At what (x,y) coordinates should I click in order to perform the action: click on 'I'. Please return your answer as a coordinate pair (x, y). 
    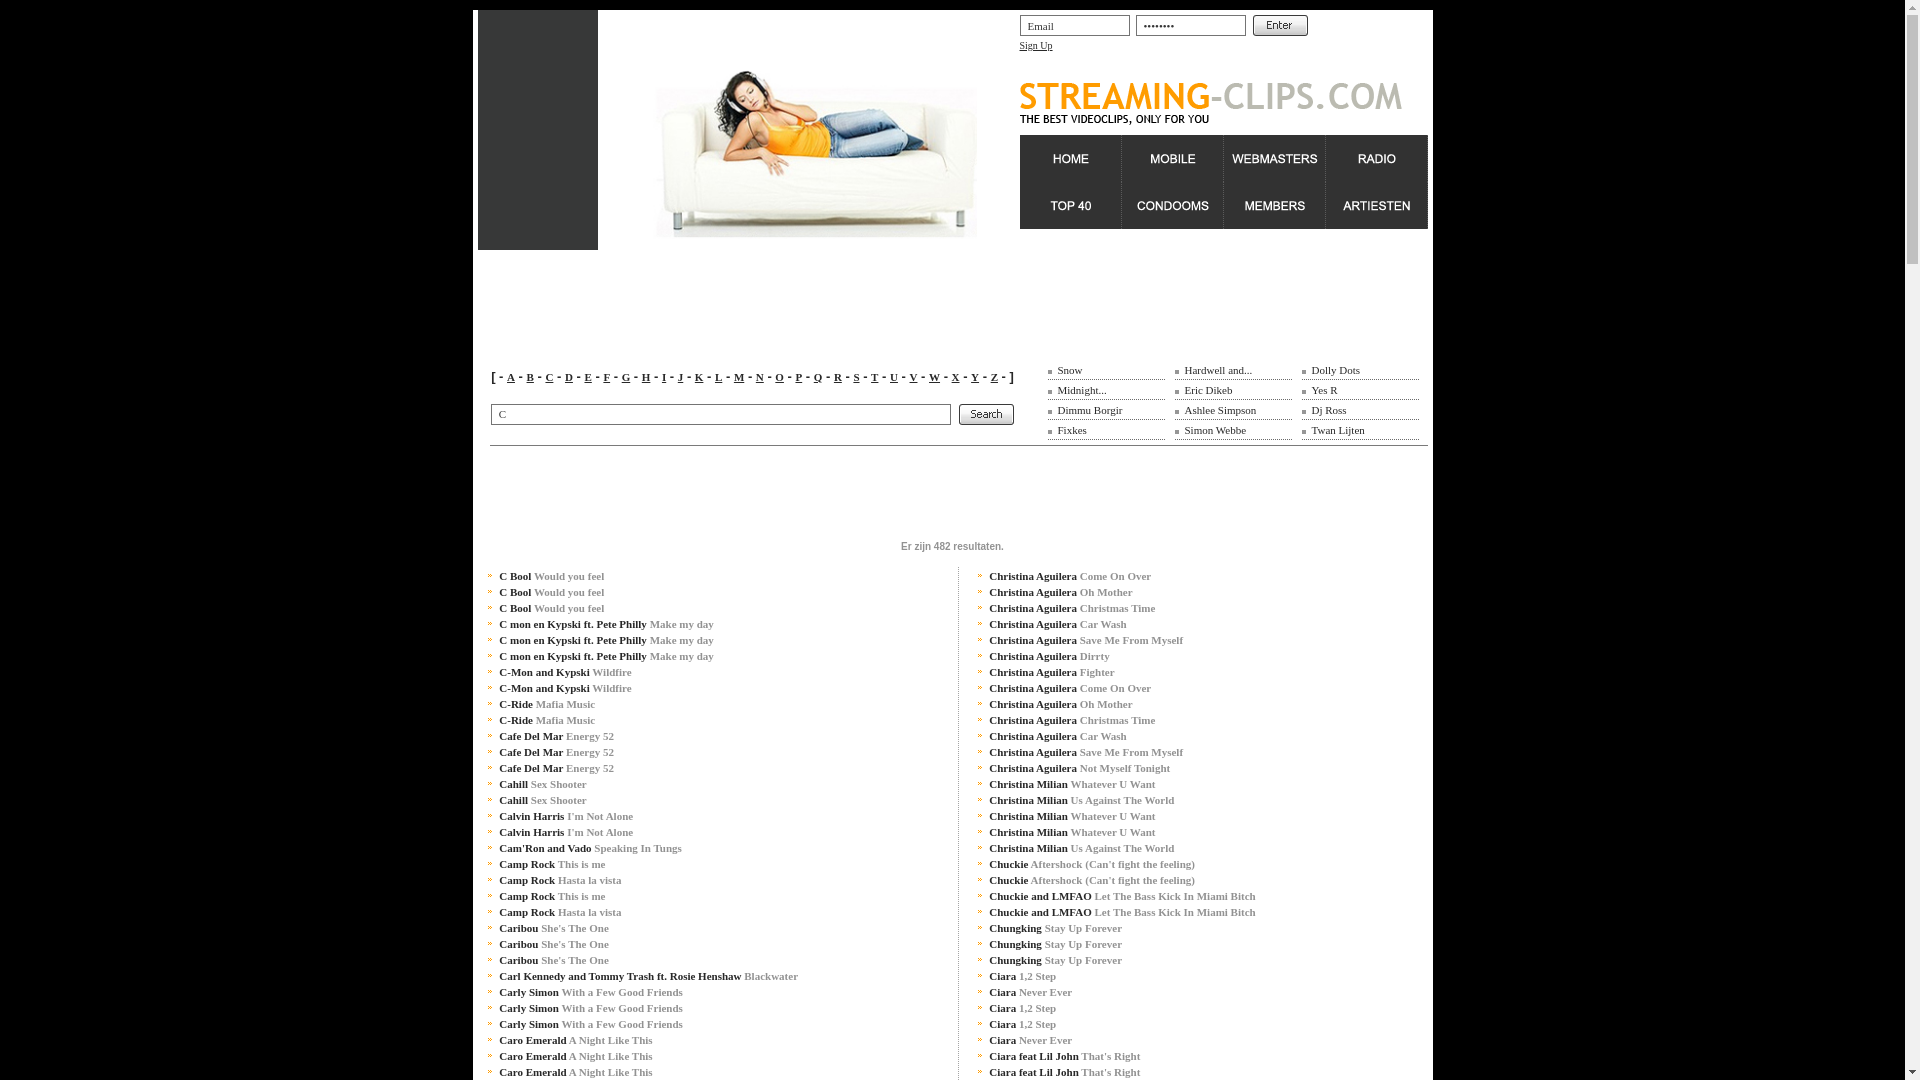
    Looking at the image, I should click on (662, 377).